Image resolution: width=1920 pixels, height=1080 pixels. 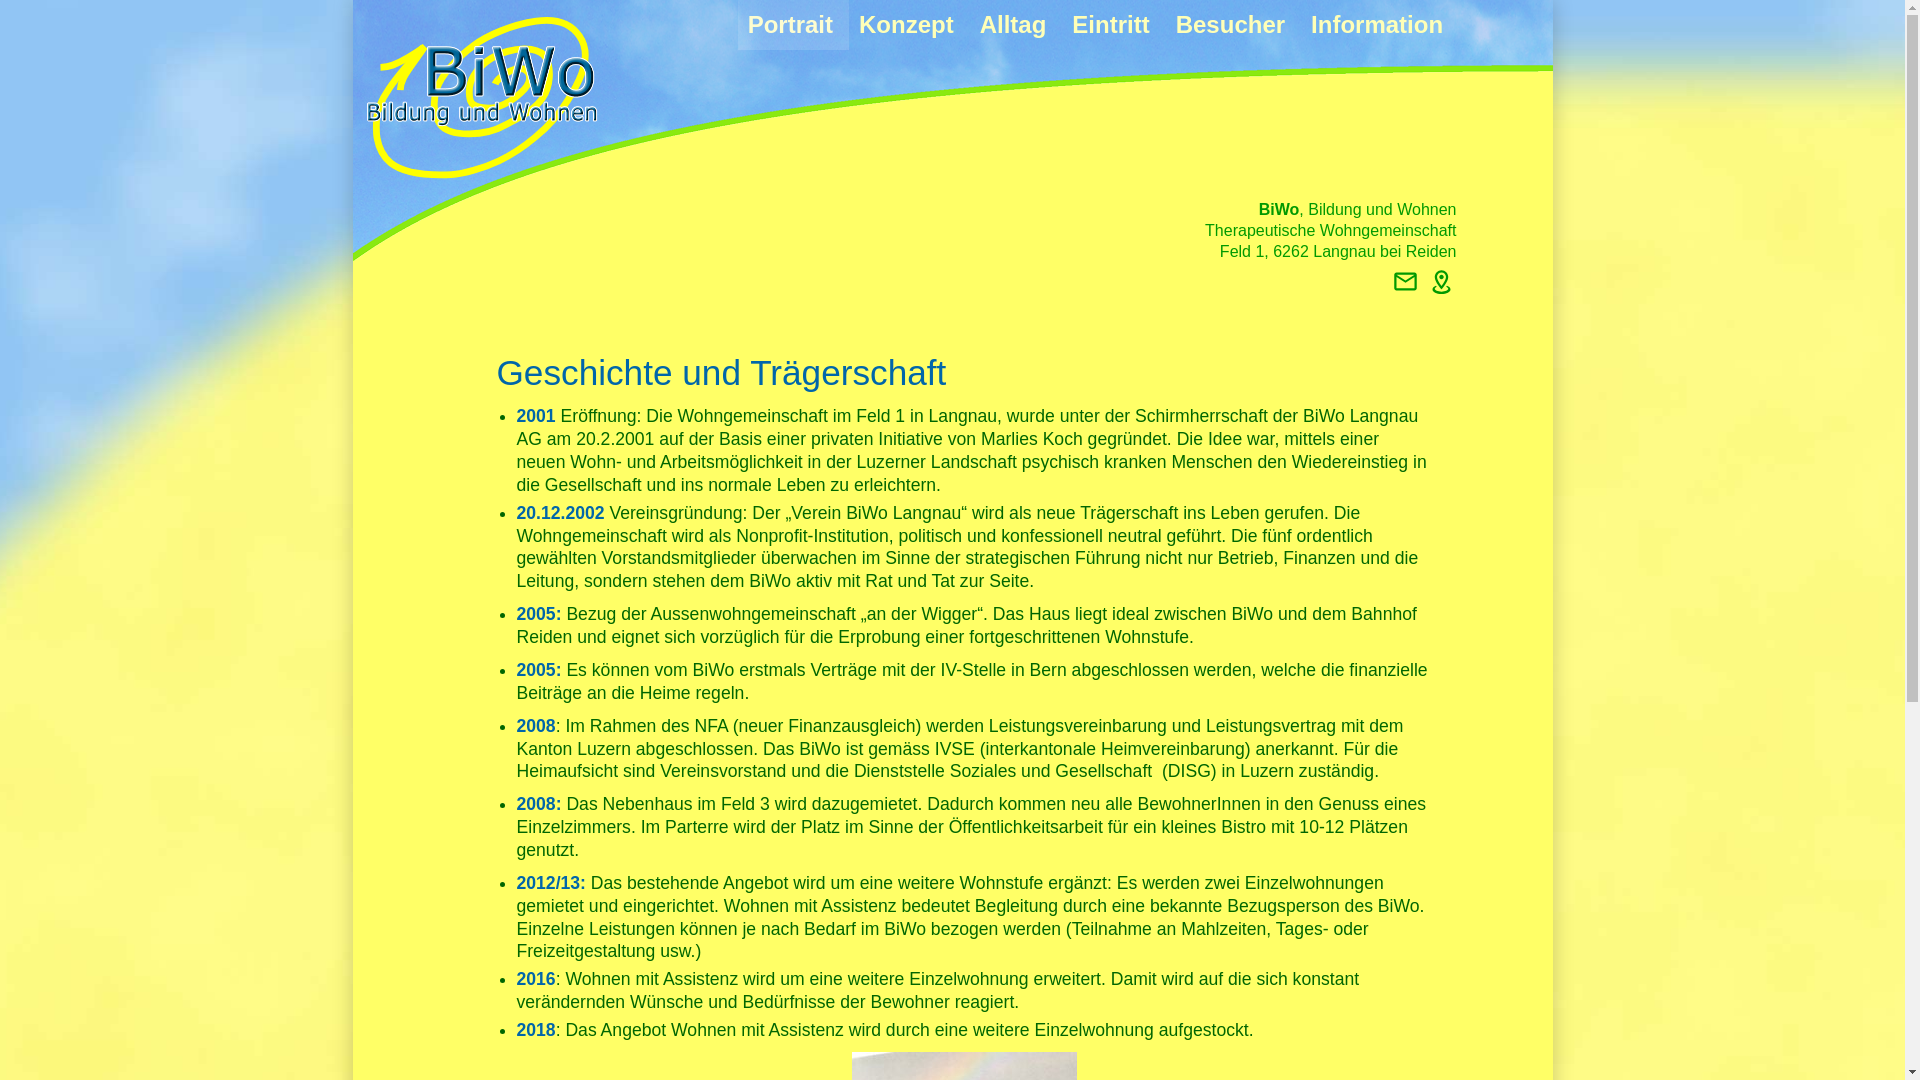 I want to click on 'Portrait', so click(x=792, y=24).